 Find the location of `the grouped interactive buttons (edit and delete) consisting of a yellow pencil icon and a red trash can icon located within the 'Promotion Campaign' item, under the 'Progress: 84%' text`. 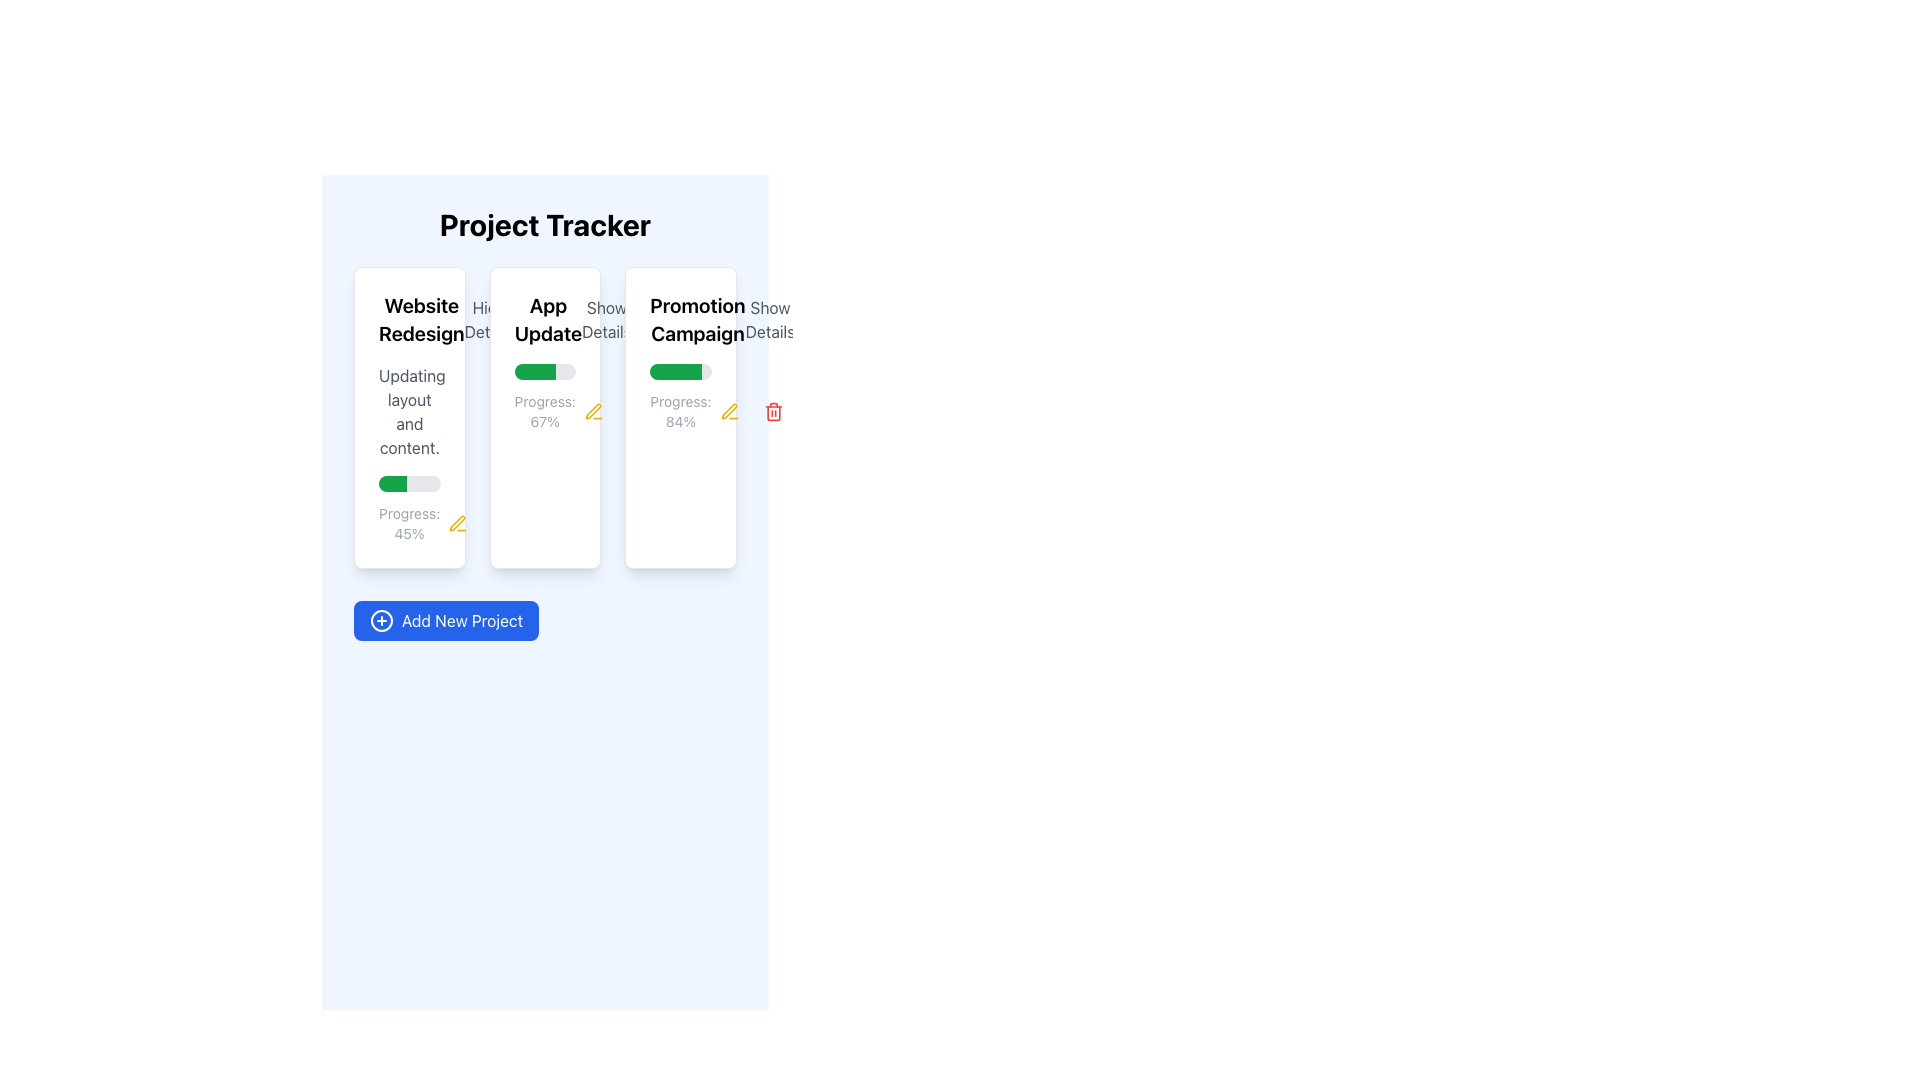

the grouped interactive buttons (edit and delete) consisting of a yellow pencil icon and a red trash can icon located within the 'Promotion Campaign' item, under the 'Progress: 84%' text is located at coordinates (750, 411).